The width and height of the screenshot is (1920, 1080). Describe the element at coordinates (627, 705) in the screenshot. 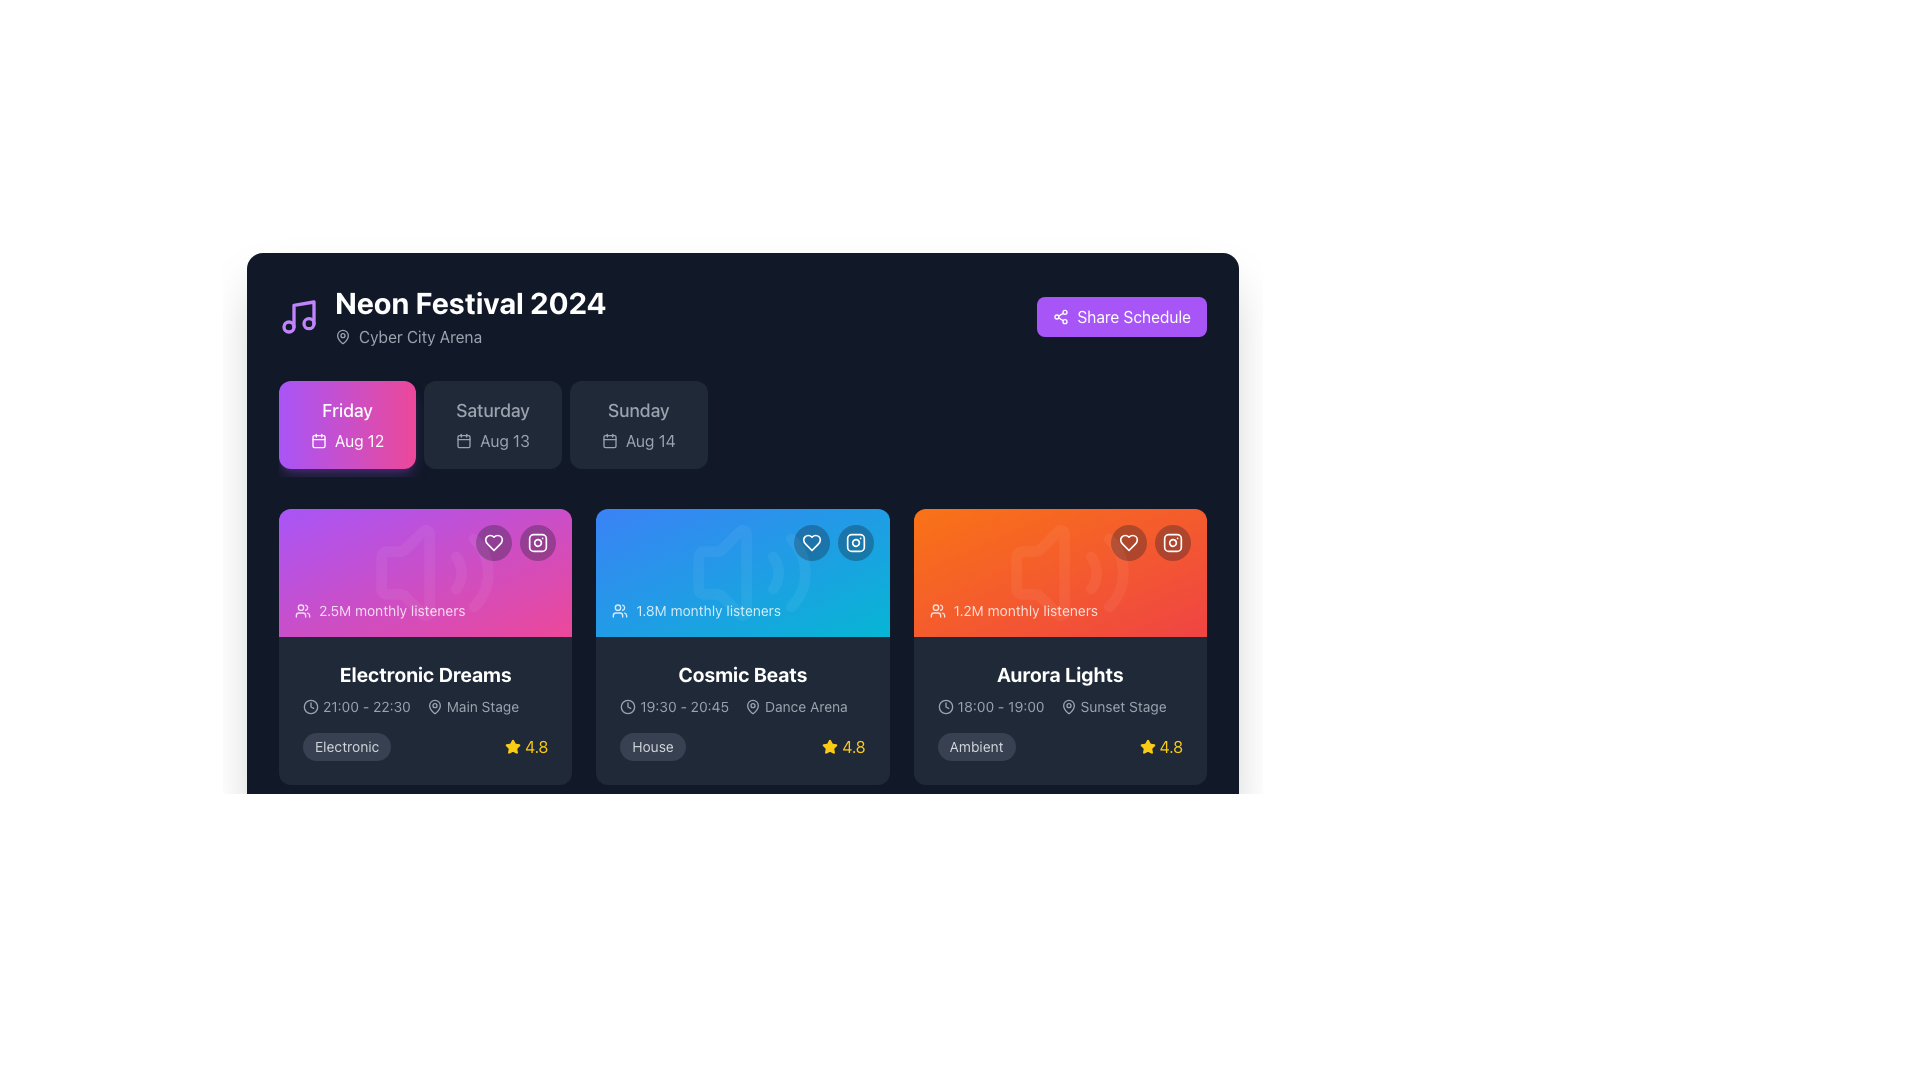

I see `the clock icon within the 'Cosmic Beats' schedule card, located to the left of the time range '19:30 - 20:45'` at that location.